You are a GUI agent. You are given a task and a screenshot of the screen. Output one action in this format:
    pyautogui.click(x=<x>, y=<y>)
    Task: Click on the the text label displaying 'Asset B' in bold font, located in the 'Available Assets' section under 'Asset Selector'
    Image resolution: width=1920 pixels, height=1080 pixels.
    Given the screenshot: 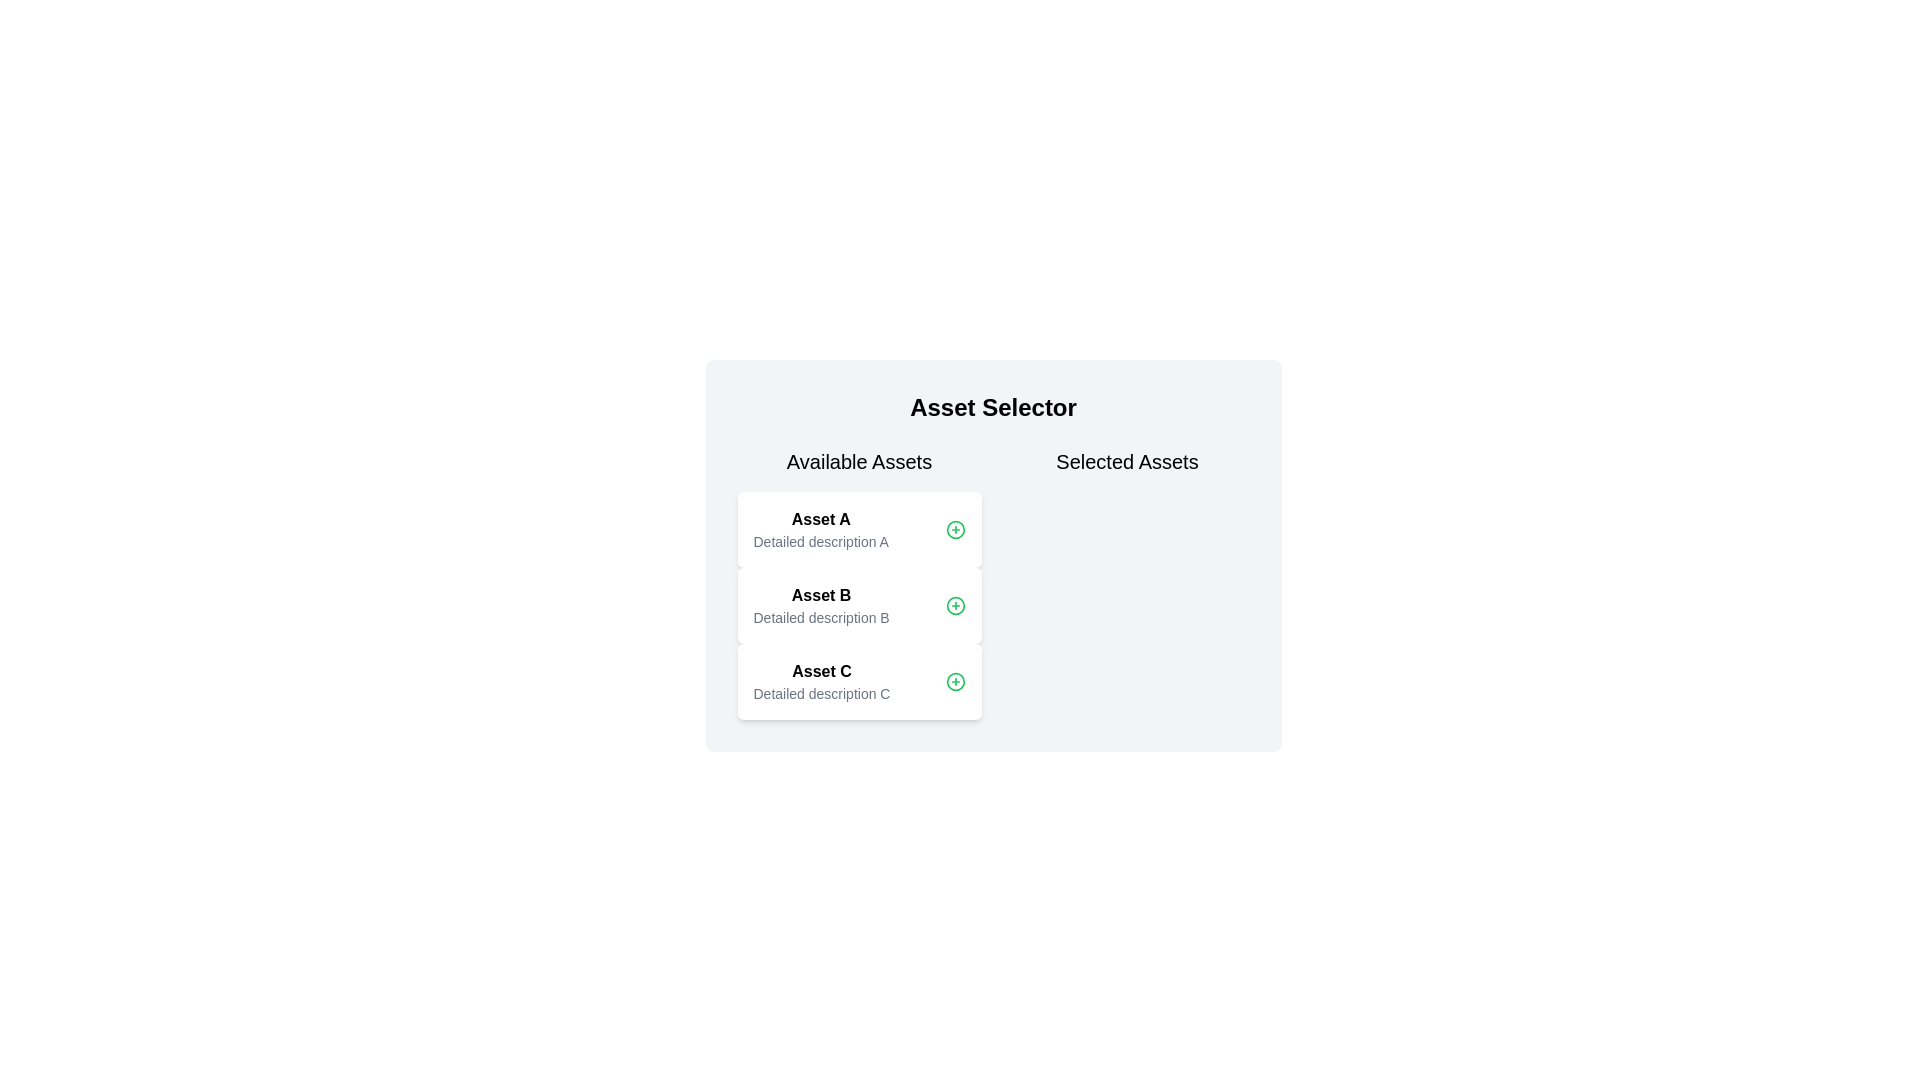 What is the action you would take?
    pyautogui.click(x=821, y=595)
    